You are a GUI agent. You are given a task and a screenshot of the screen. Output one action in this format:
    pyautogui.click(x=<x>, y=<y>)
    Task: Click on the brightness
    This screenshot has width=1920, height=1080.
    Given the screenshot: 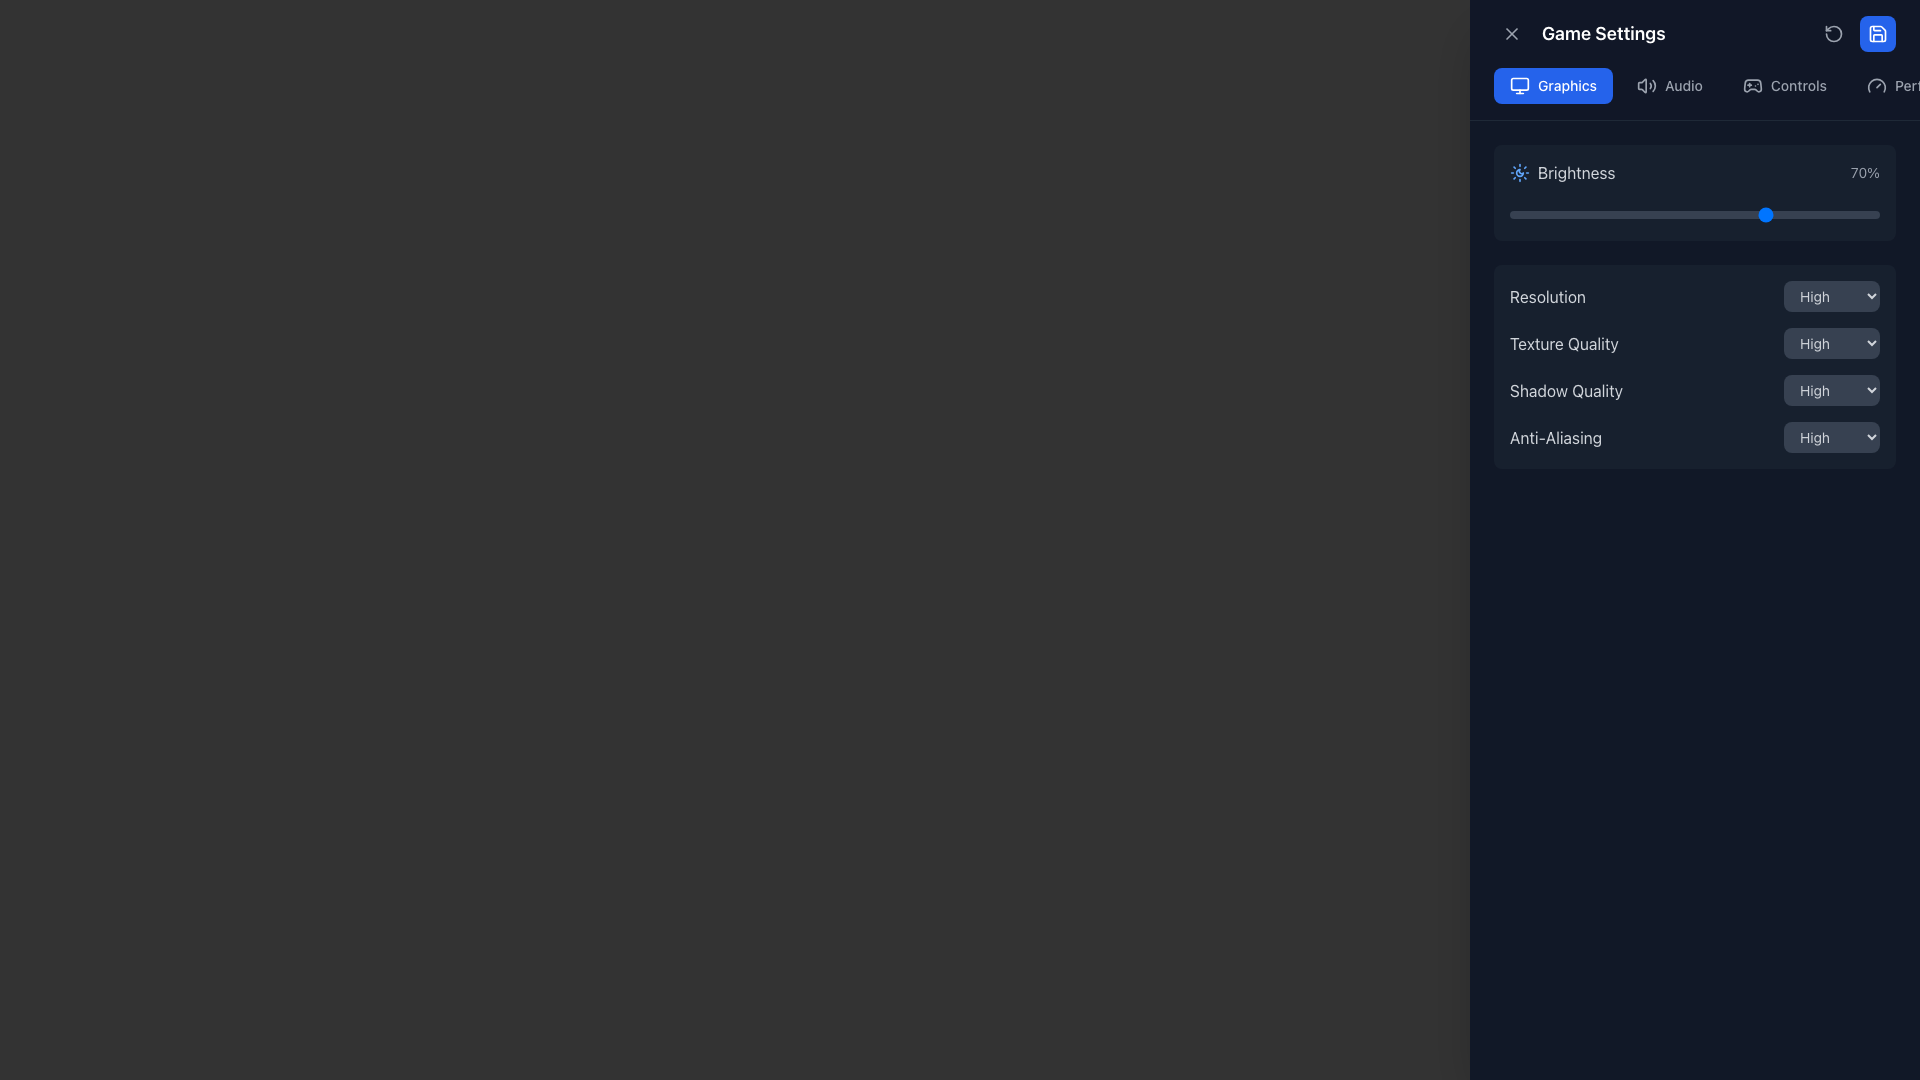 What is the action you would take?
    pyautogui.click(x=1621, y=215)
    